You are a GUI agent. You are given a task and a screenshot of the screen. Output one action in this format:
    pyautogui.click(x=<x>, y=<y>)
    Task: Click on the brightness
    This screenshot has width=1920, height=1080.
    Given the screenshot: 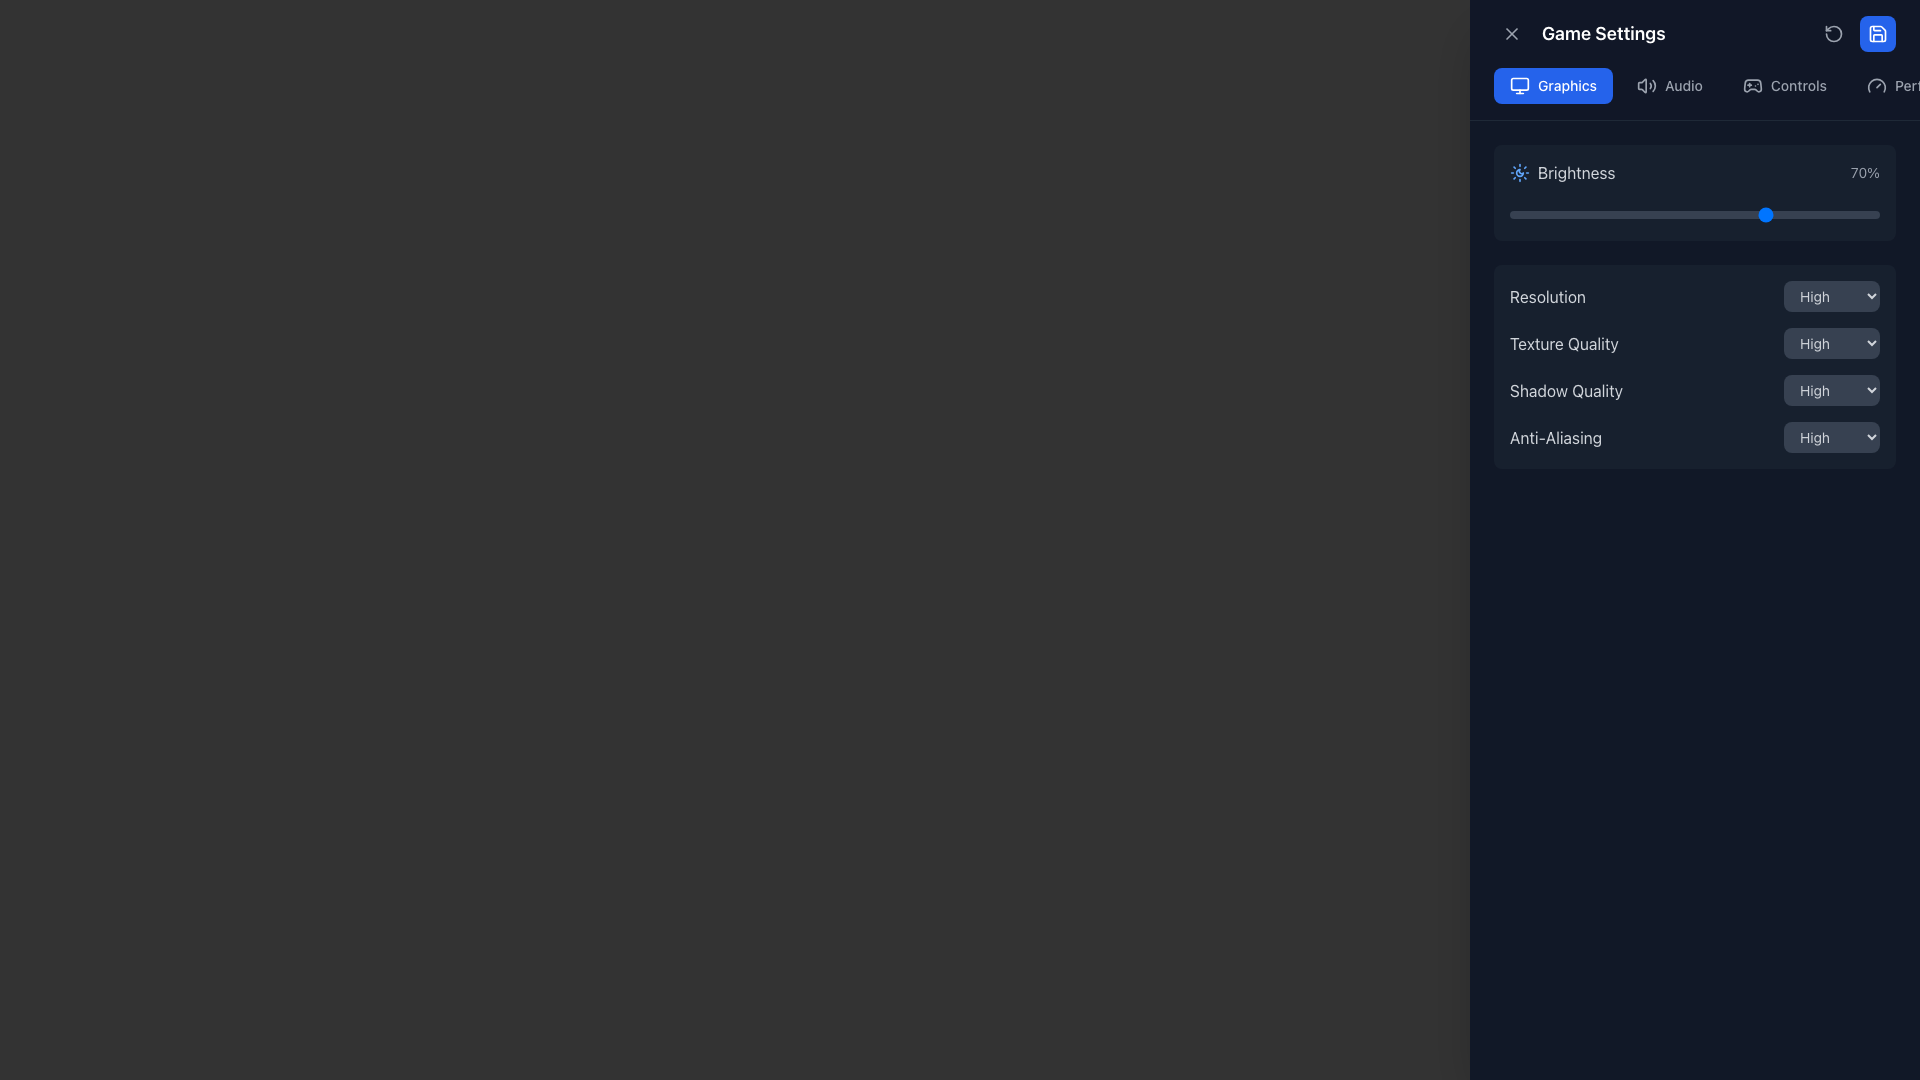 What is the action you would take?
    pyautogui.click(x=1621, y=215)
    